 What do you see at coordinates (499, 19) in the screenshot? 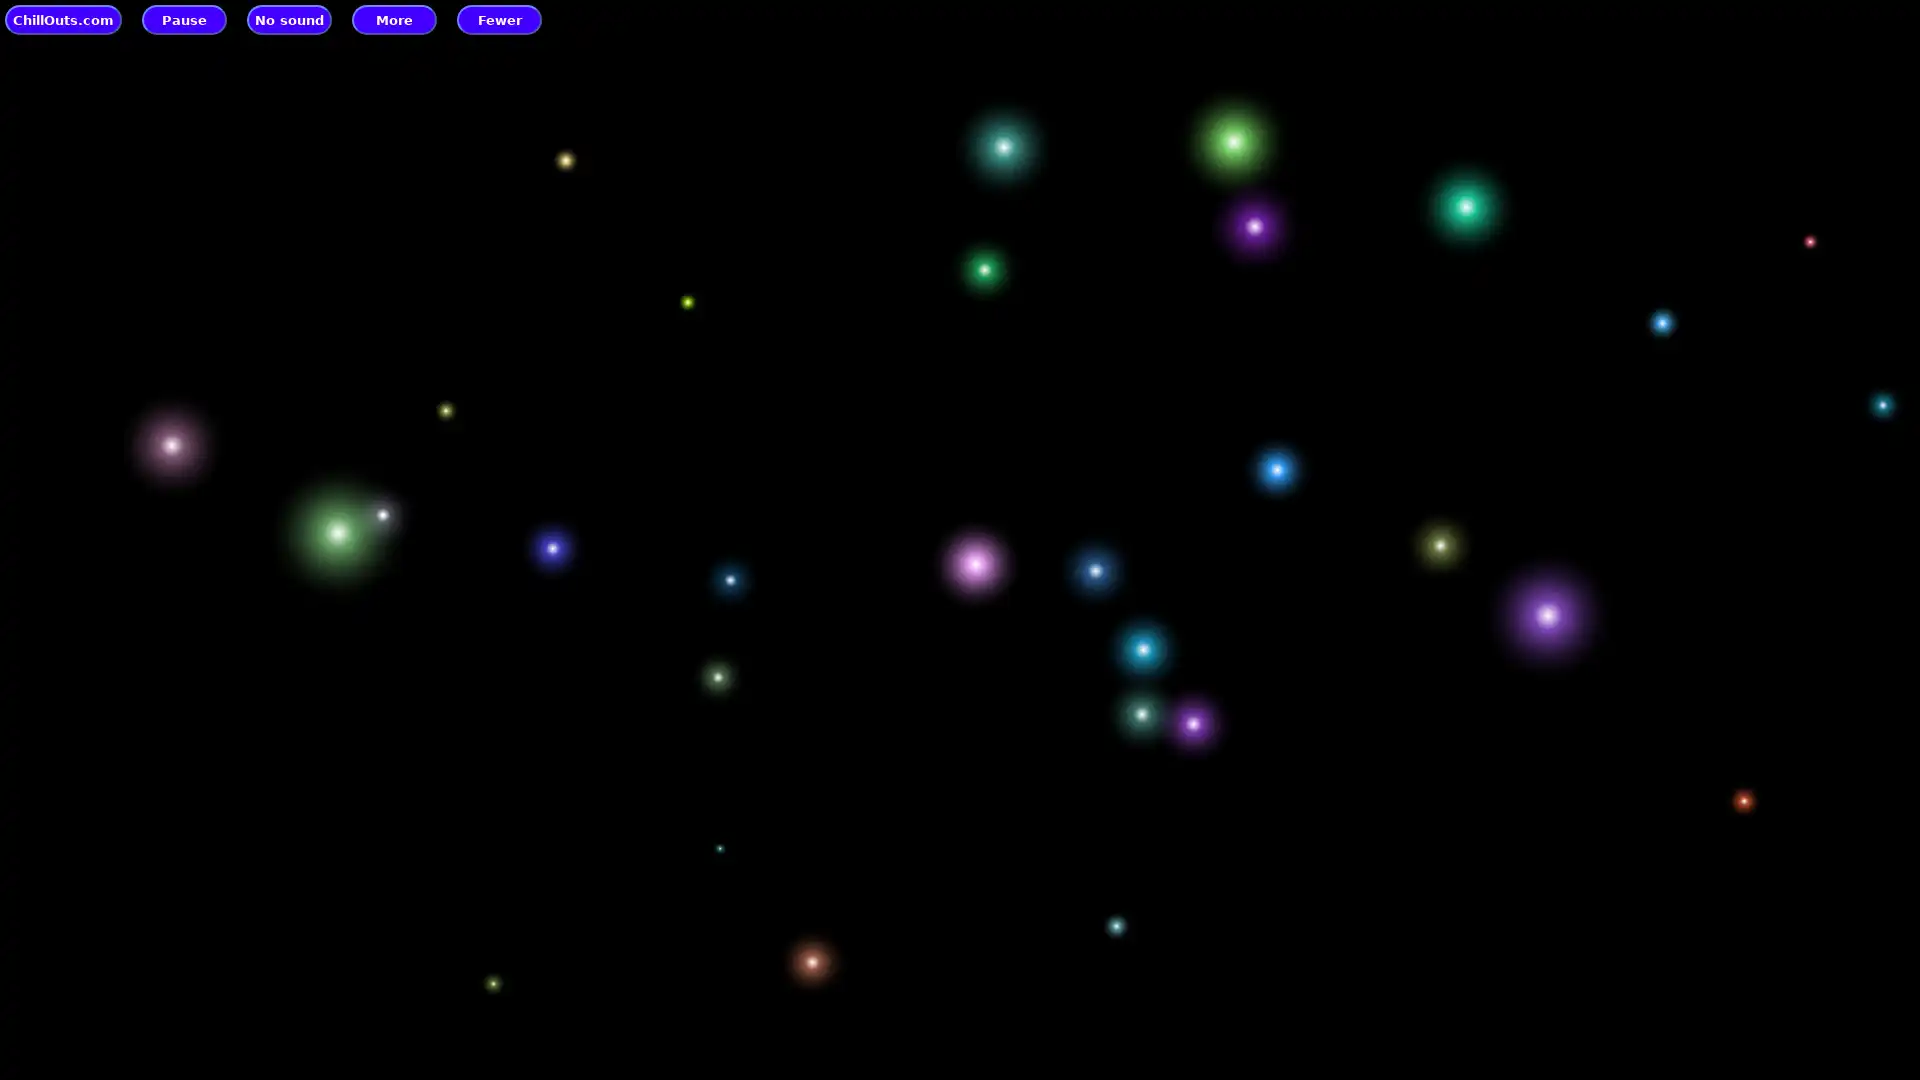
I see `Fewer` at bounding box center [499, 19].